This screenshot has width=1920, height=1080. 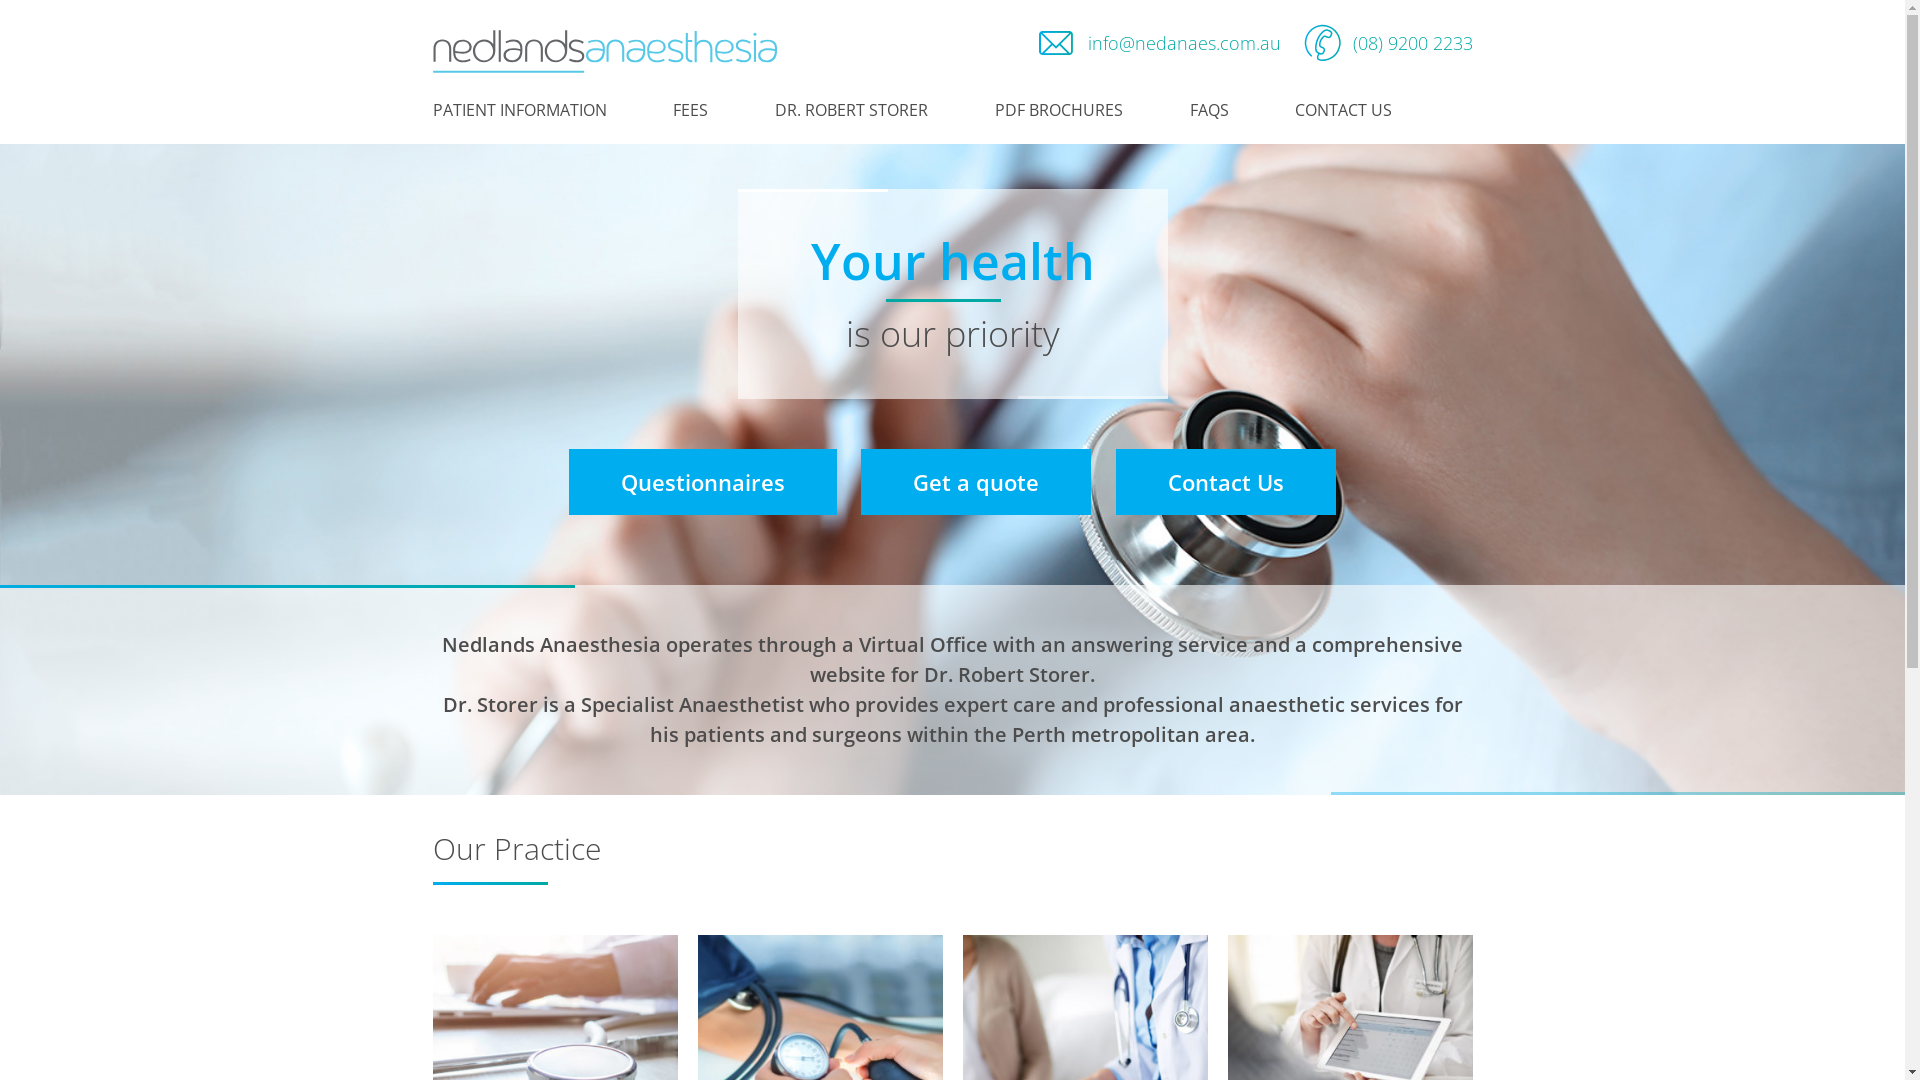 What do you see at coordinates (1295, 110) in the screenshot?
I see `'CONTACT US'` at bounding box center [1295, 110].